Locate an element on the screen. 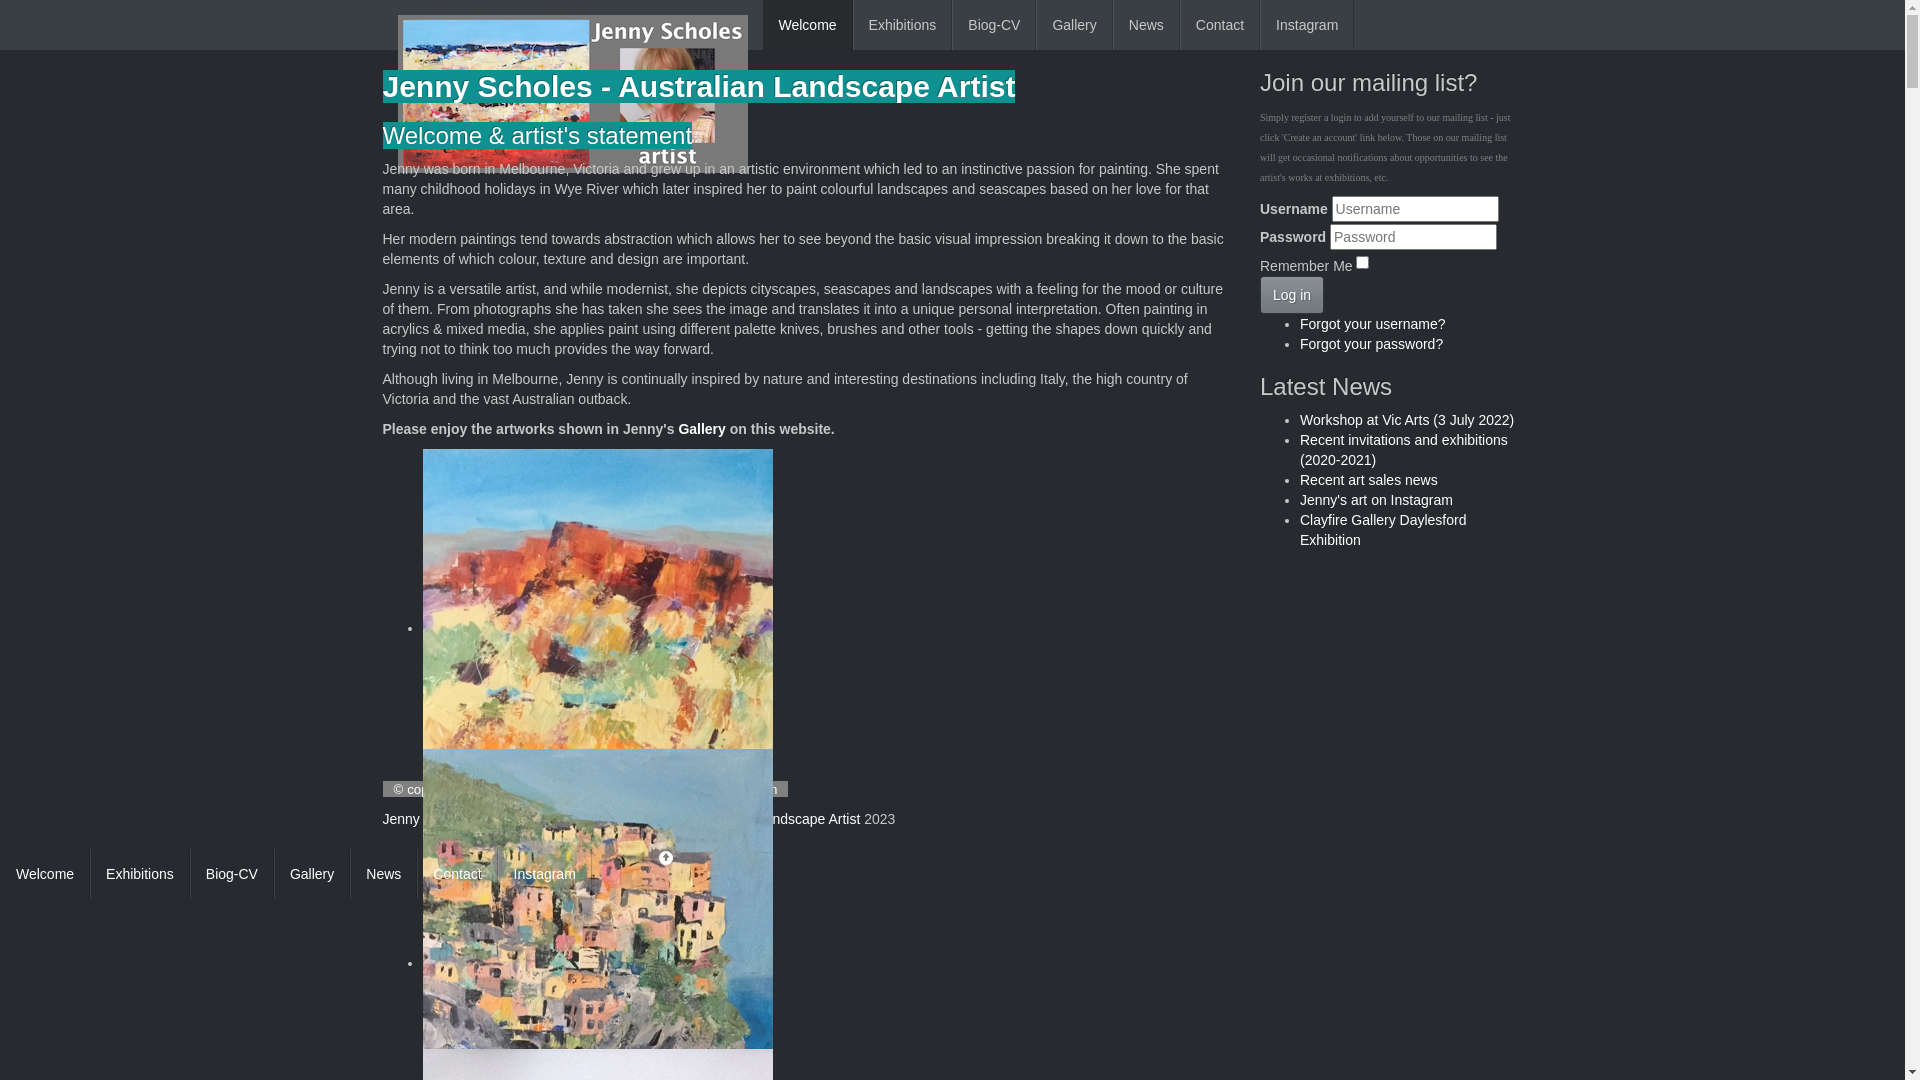 The width and height of the screenshot is (1920, 1080). 'Gallery' is located at coordinates (701, 427).